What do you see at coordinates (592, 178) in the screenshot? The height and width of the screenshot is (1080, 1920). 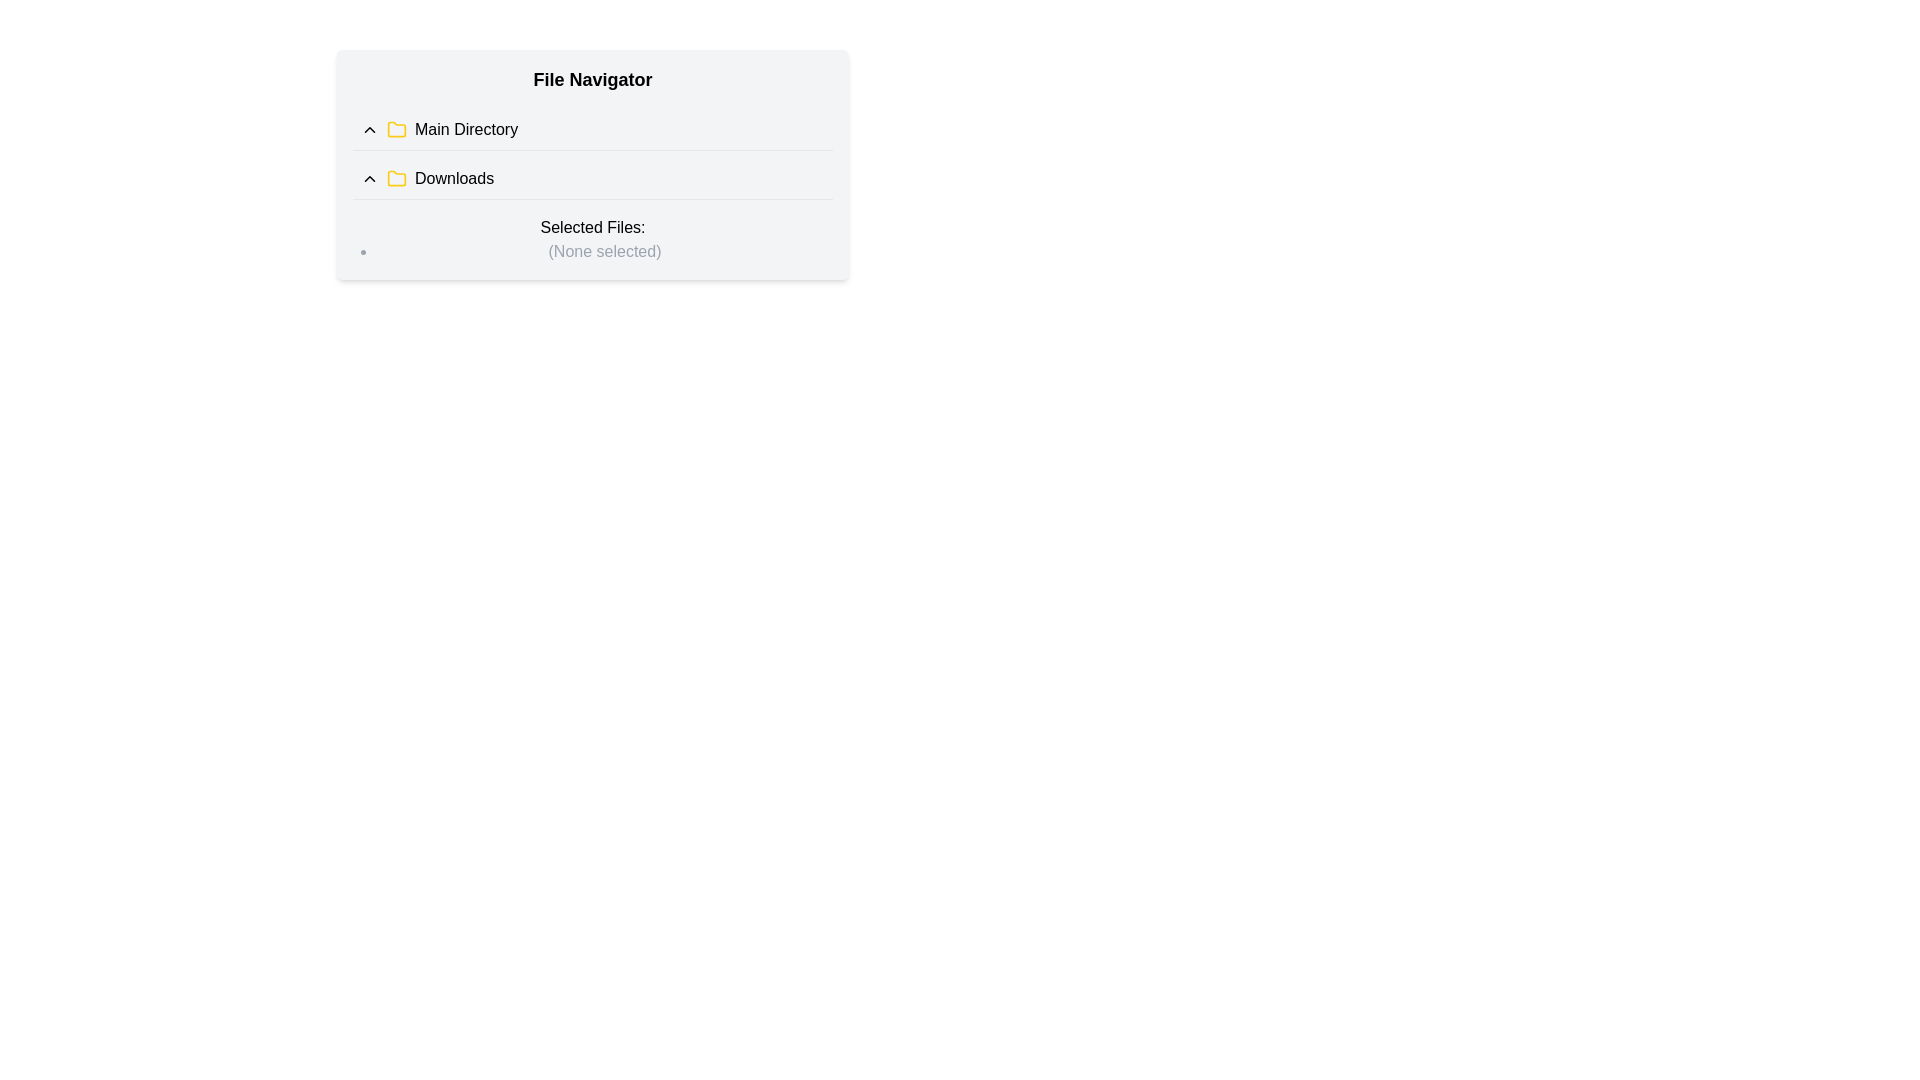 I see `the 'Downloads' file directory list item` at bounding box center [592, 178].